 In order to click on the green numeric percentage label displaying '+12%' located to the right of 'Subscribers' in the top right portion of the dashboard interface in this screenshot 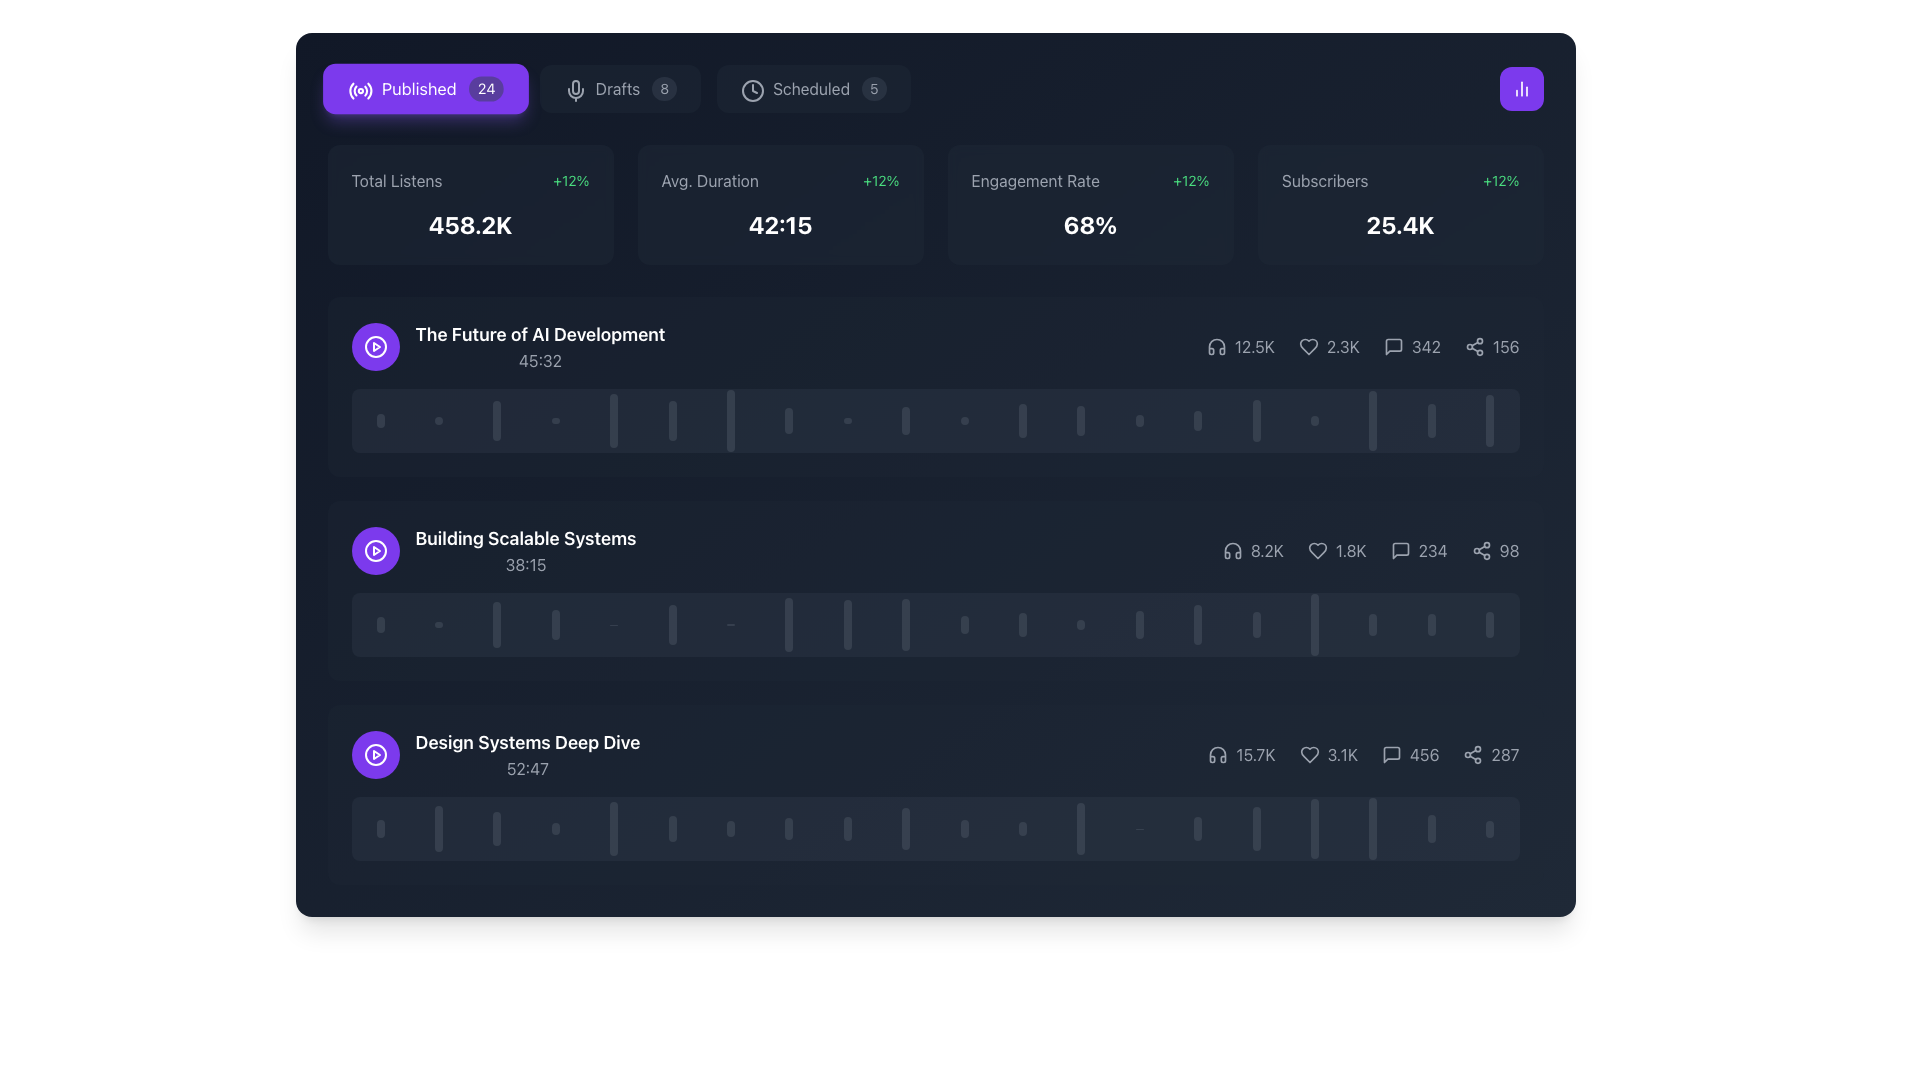, I will do `click(1501, 181)`.